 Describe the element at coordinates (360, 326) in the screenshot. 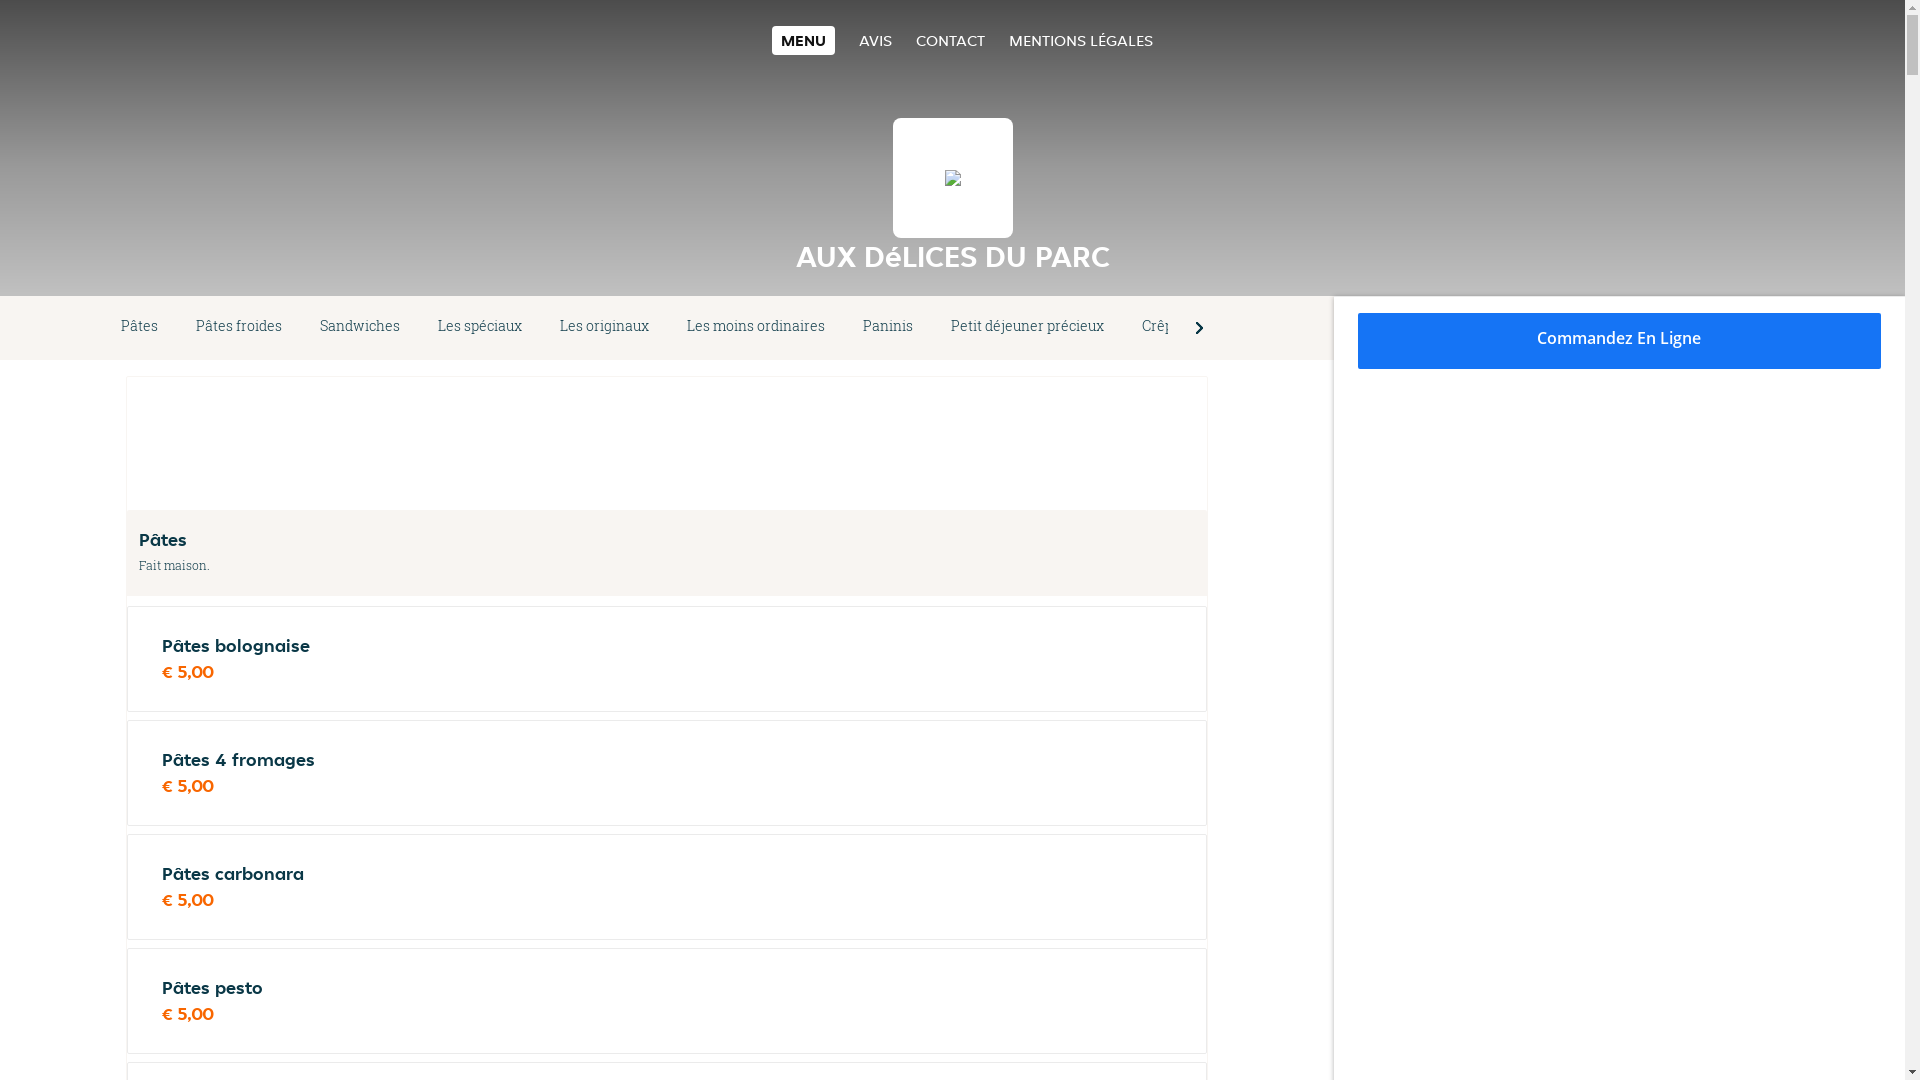

I see `'Sandwiches'` at that location.